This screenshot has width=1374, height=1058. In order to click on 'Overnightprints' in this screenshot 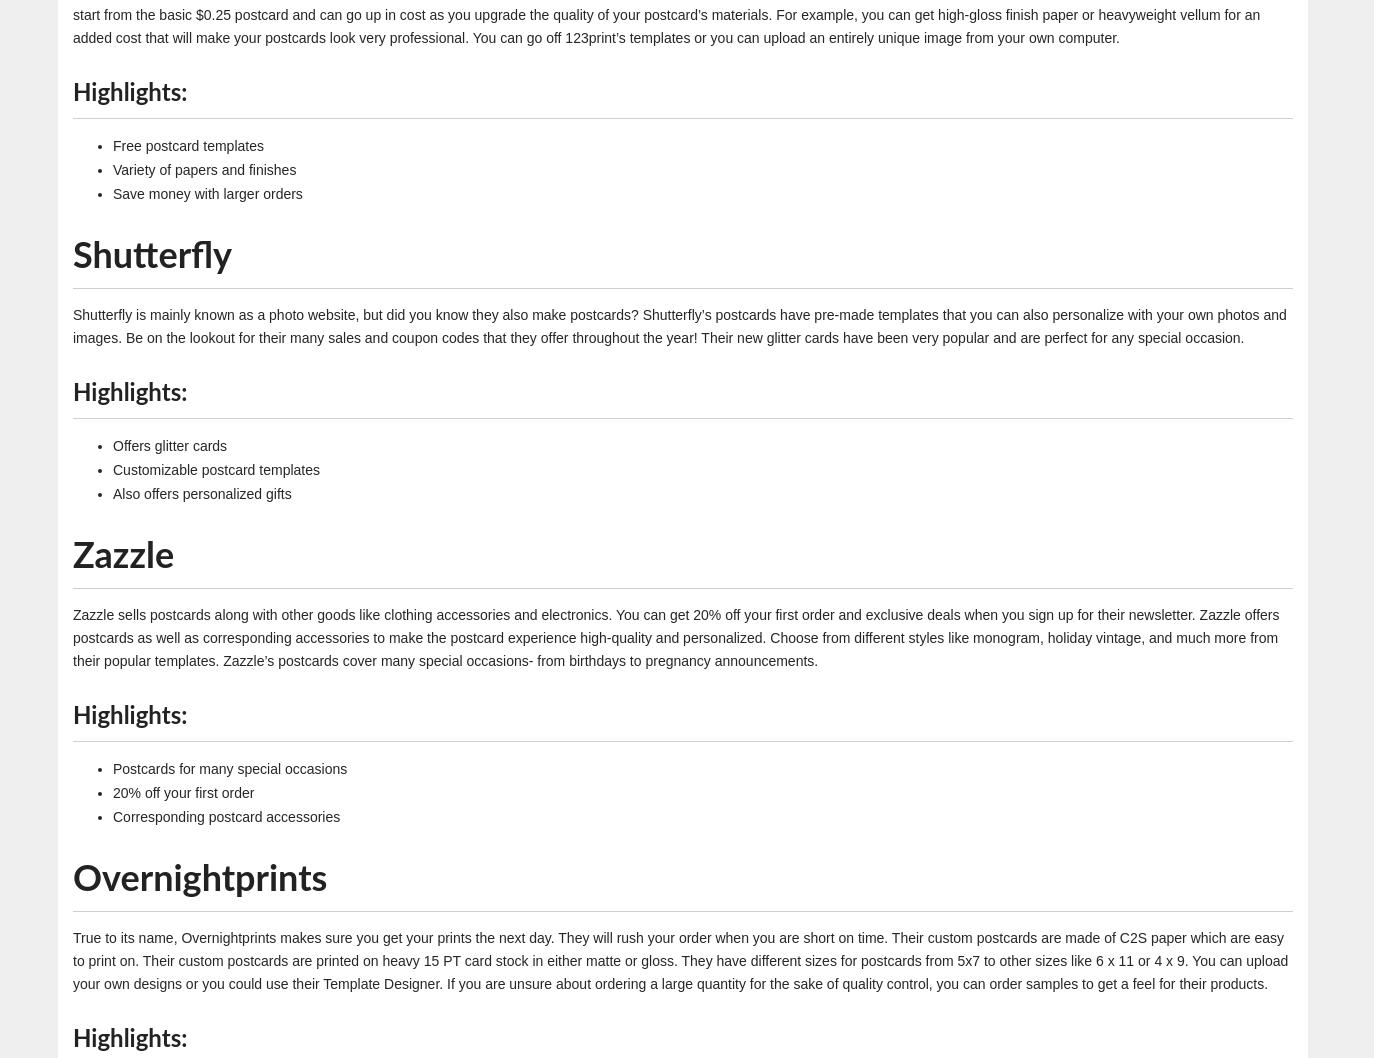, I will do `click(199, 877)`.